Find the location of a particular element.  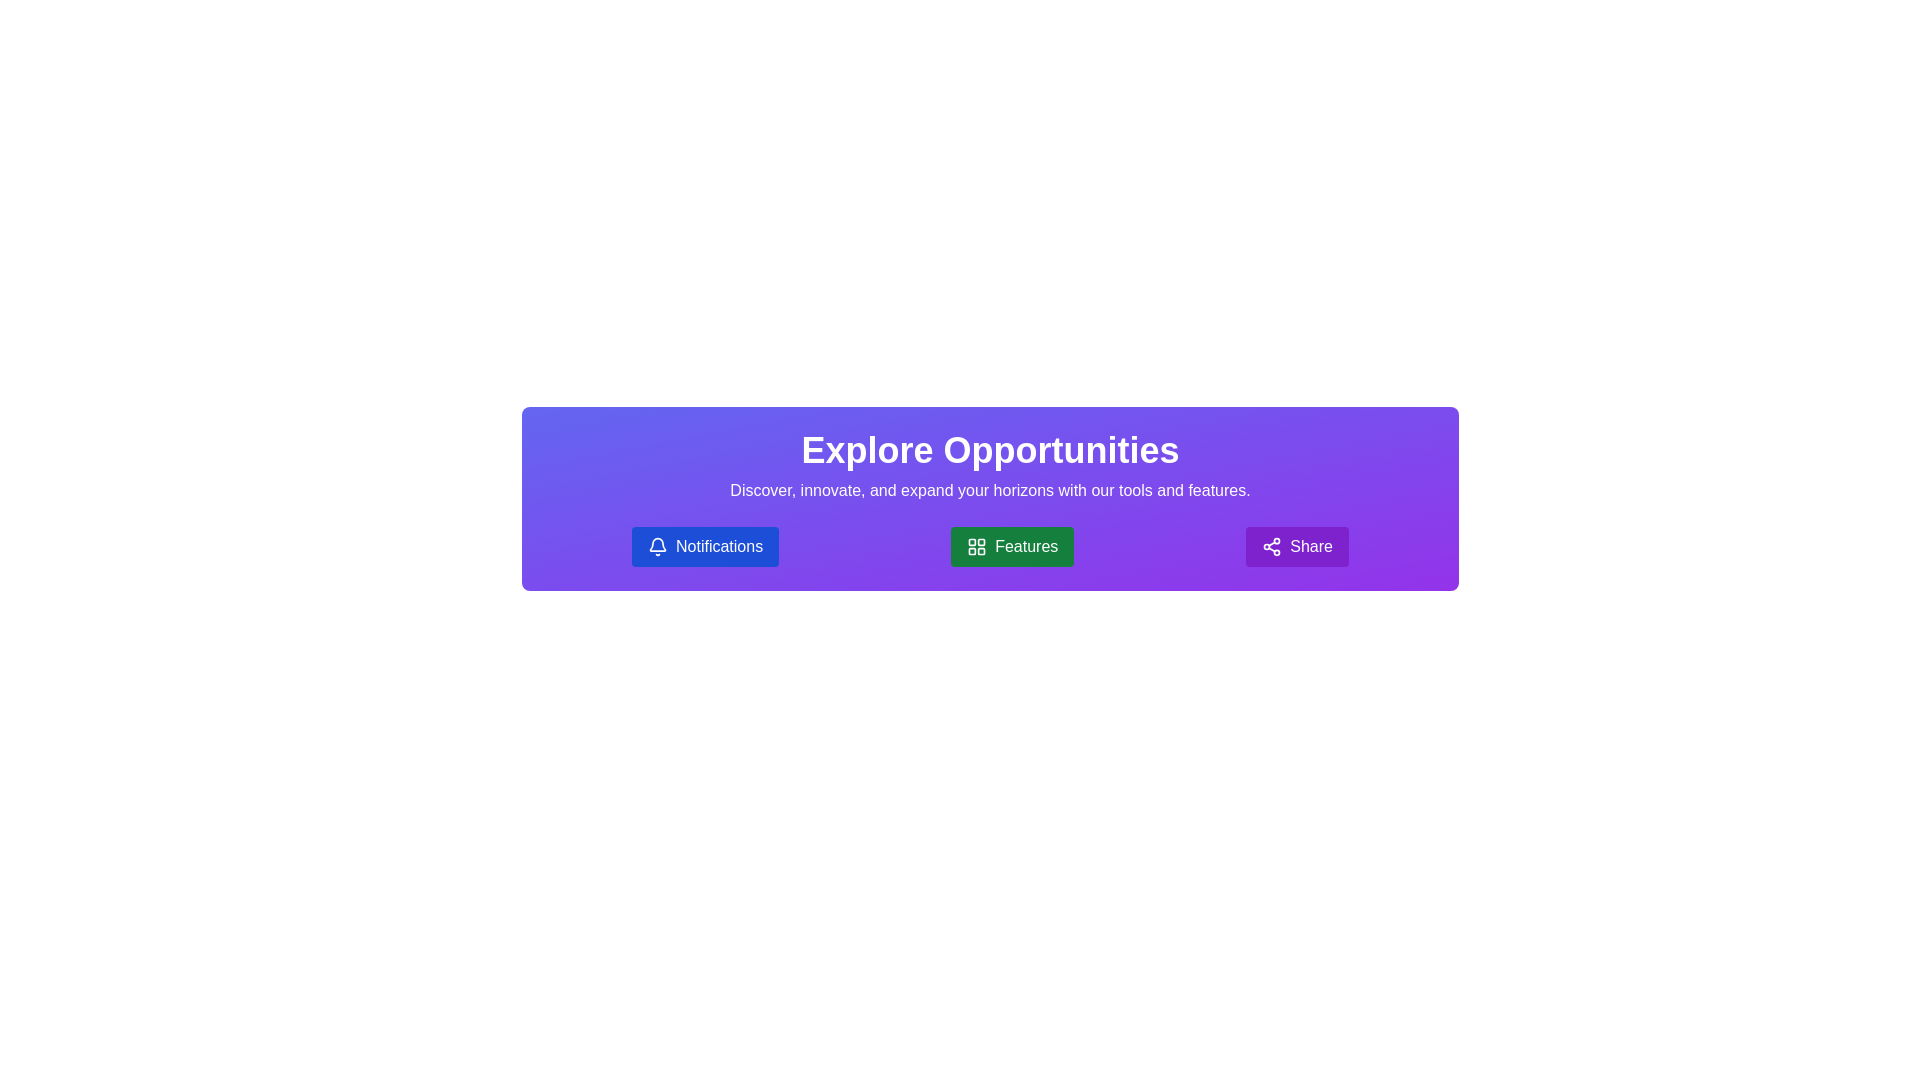

small green icon located to the left of the 'Features' button, which consists of a 2x2 grid of squares with rounded corners is located at coordinates (977, 547).